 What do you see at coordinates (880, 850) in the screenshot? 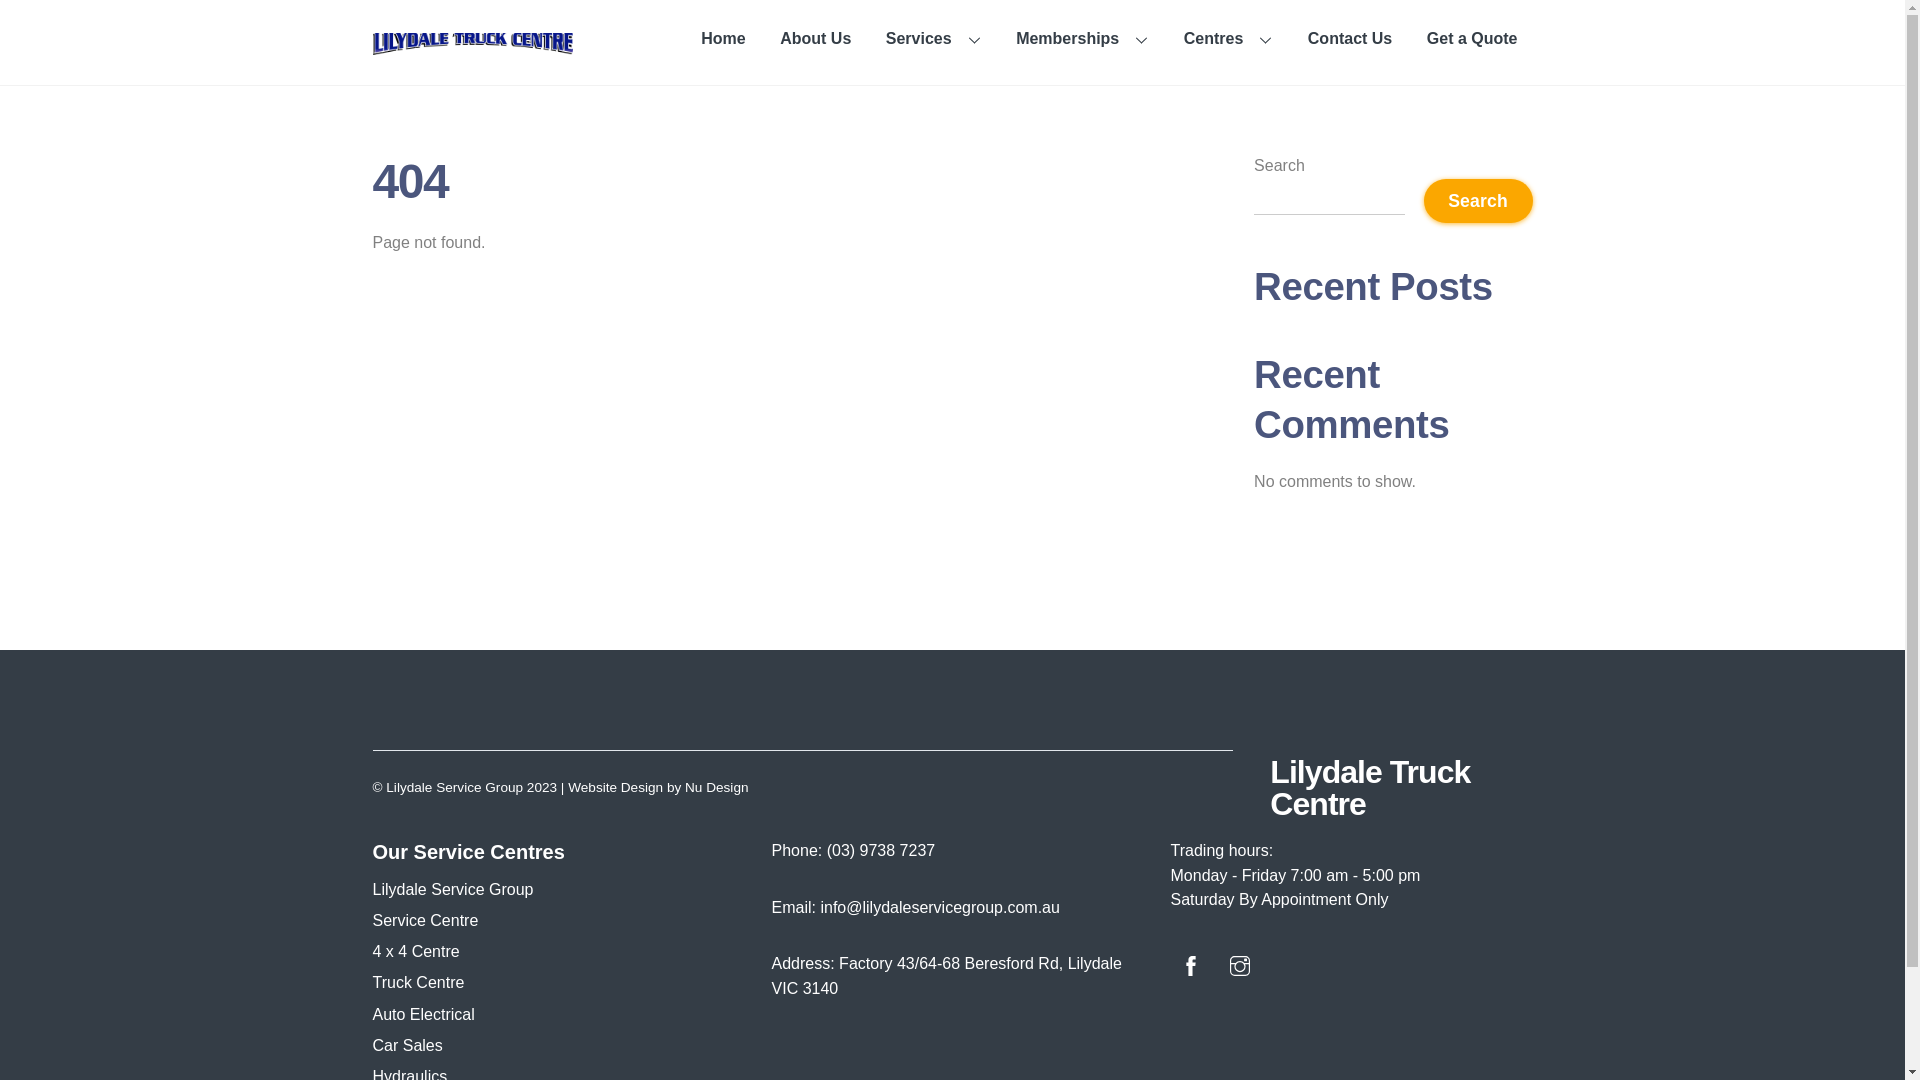
I see `'(03) 9738 7237'` at bounding box center [880, 850].